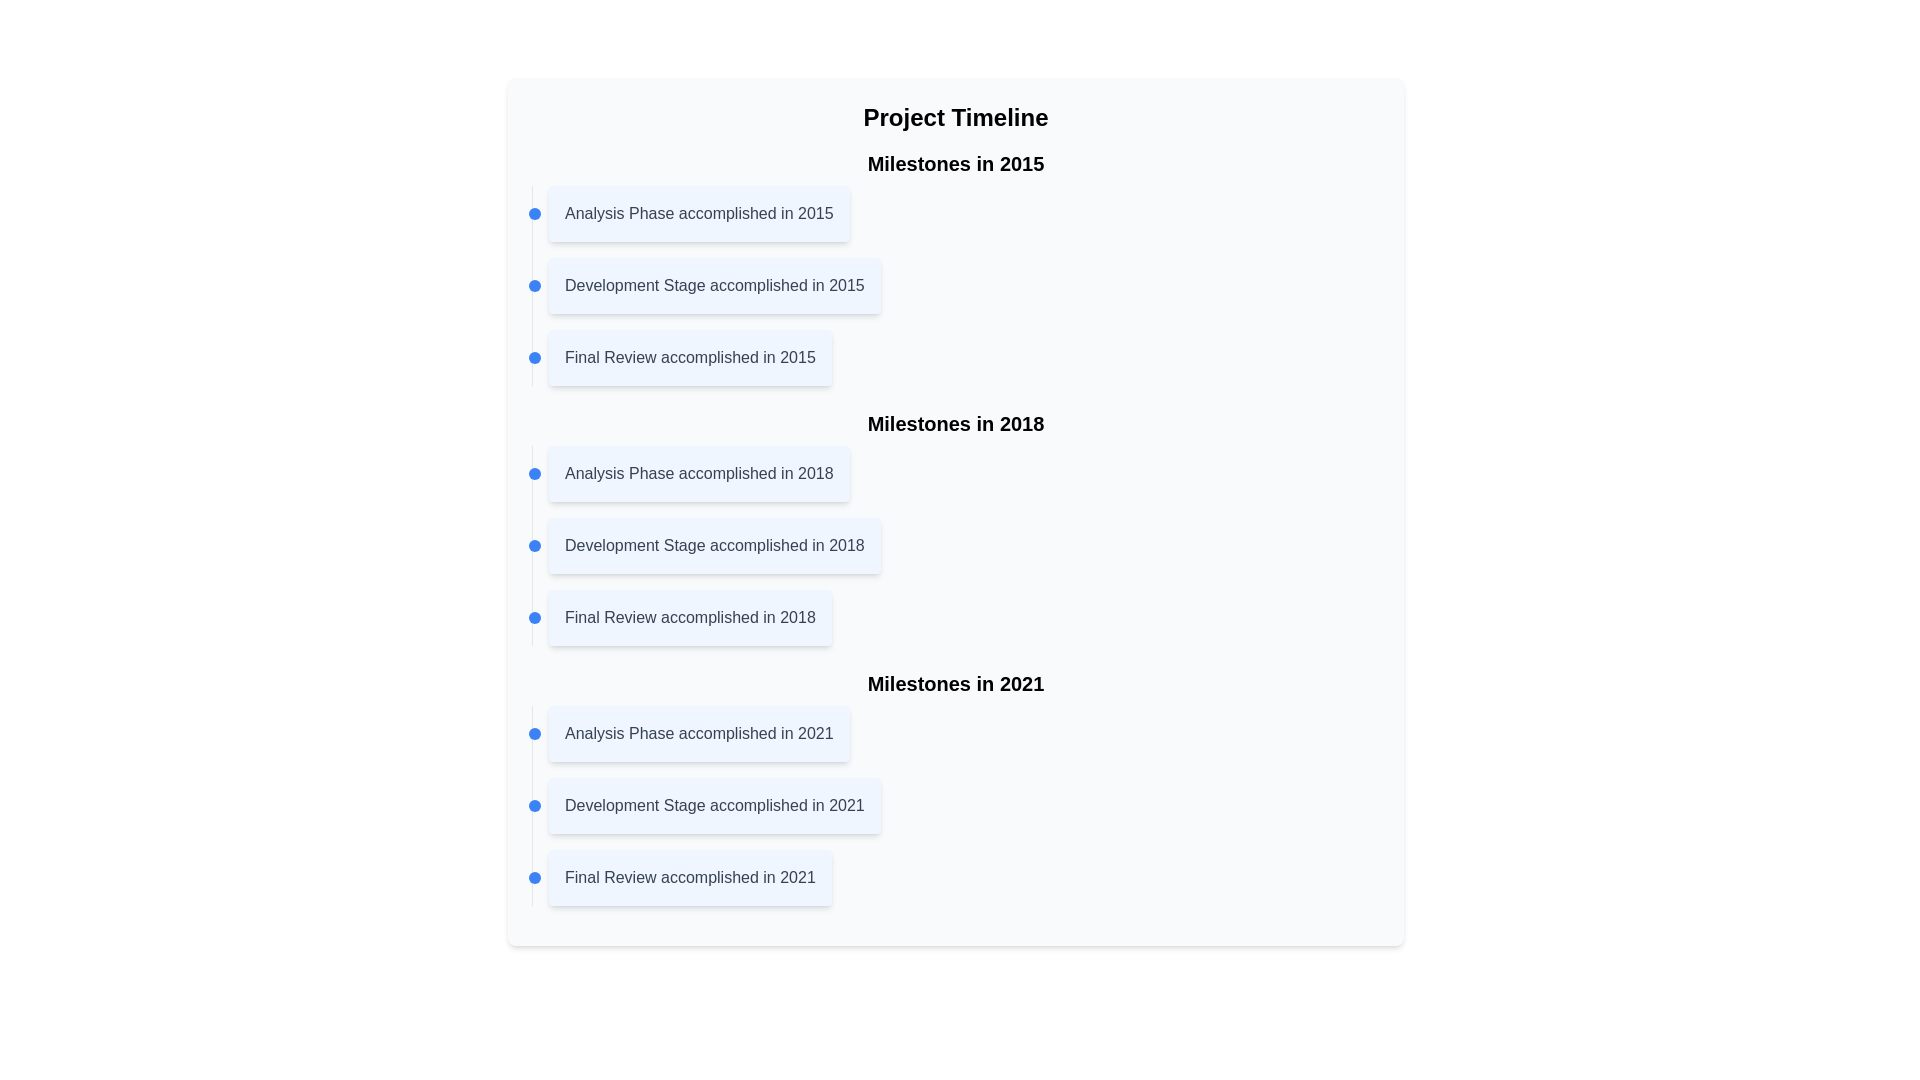  Describe the element at coordinates (714, 285) in the screenshot. I see `the static text label displaying 'Development Stage accomplished in 2015' which is positioned within a blue rounded rectangle background and is the second entry under 'Milestones in 2015'` at that location.